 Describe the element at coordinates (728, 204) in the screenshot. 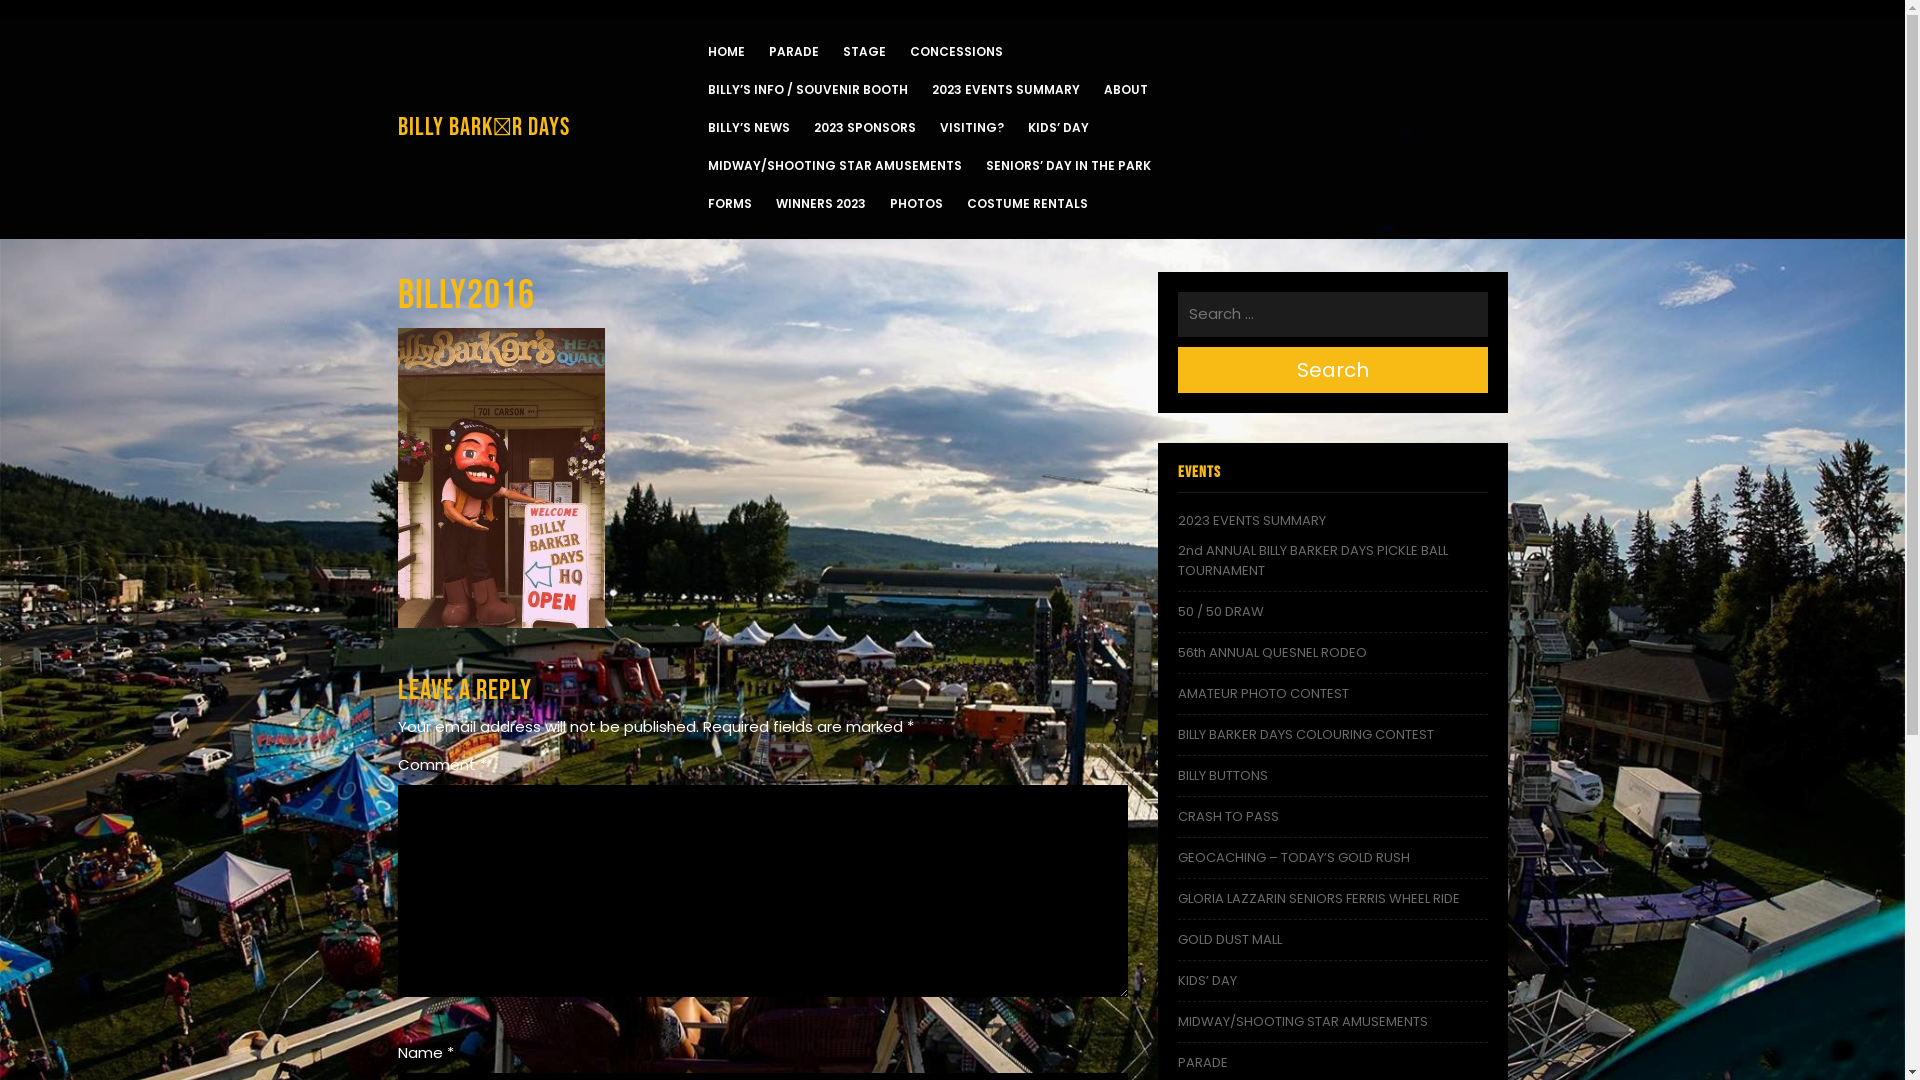

I see `'FORMS'` at that location.